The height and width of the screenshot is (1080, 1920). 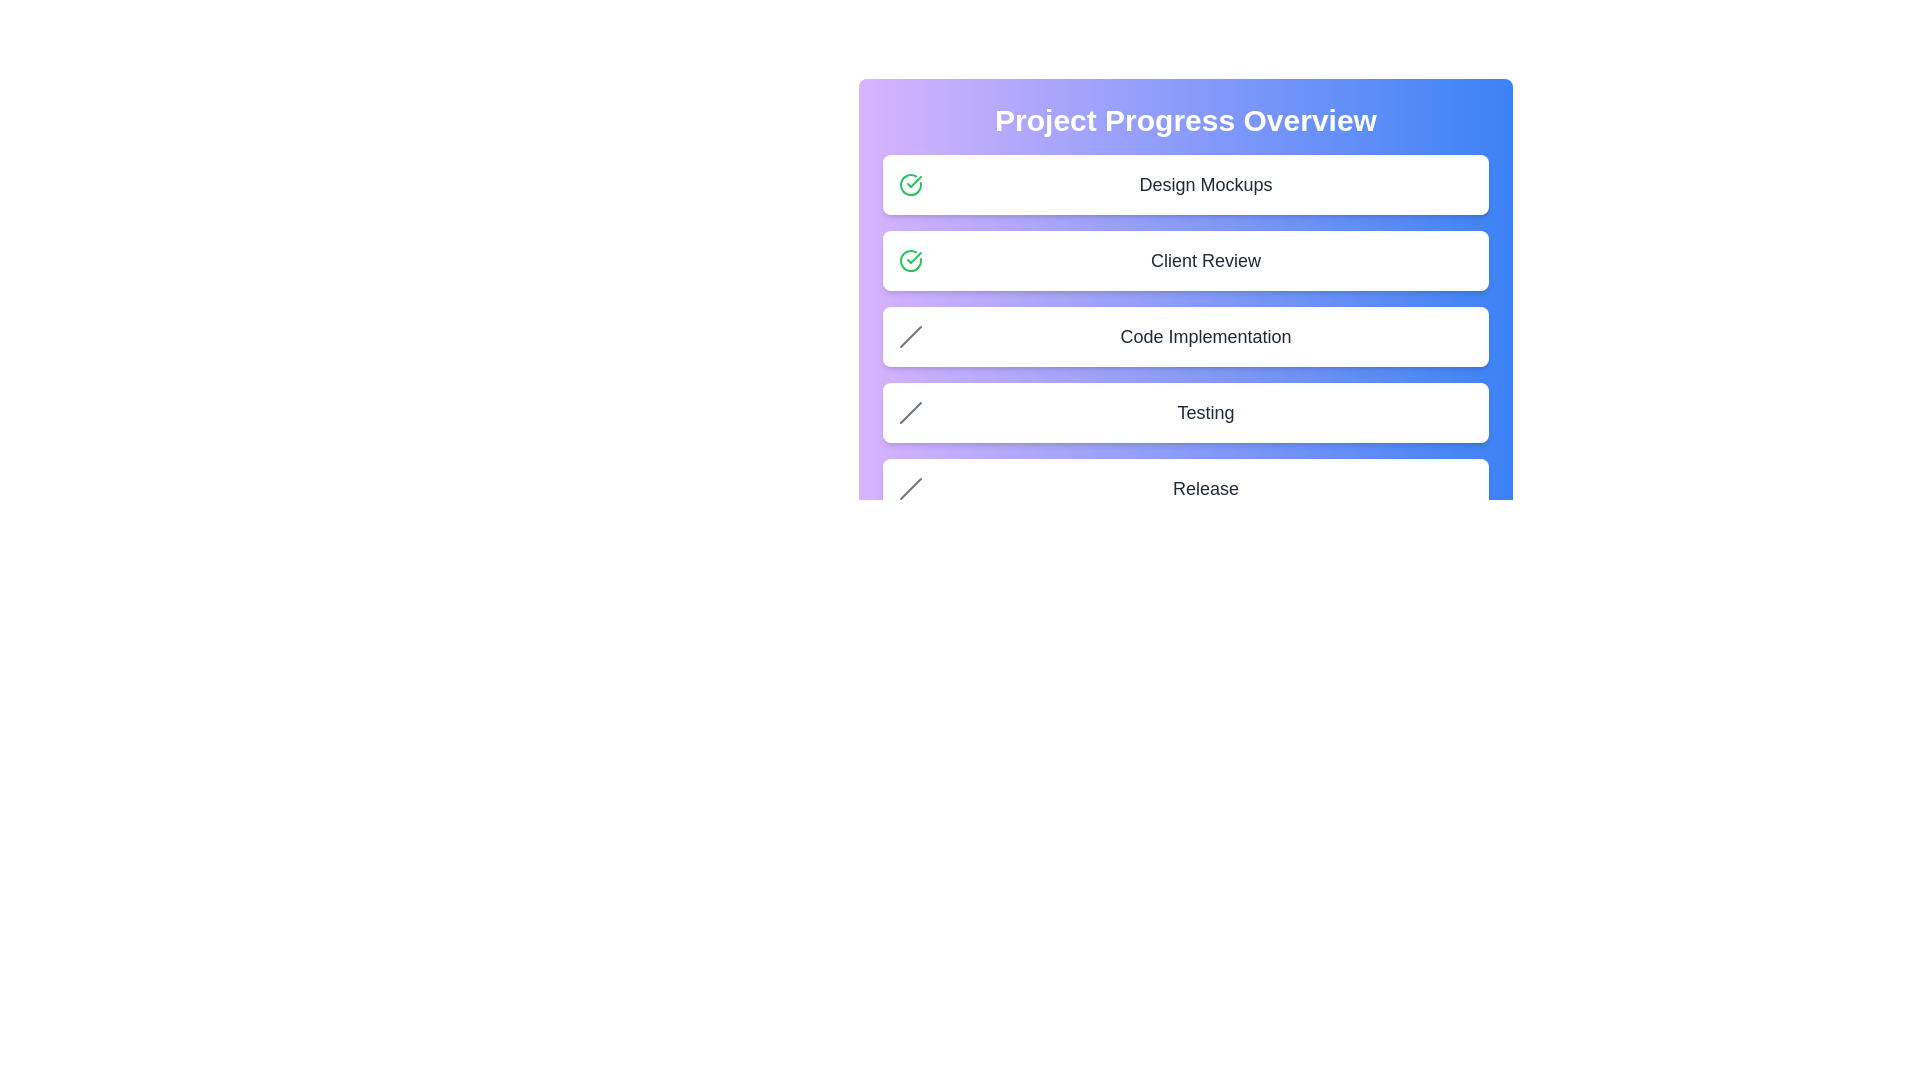 I want to click on the icon indicator on the second card titled 'Client Review' in the 'Project Progress Overview' layout, which features a green check icon on the left side, so click(x=1185, y=260).